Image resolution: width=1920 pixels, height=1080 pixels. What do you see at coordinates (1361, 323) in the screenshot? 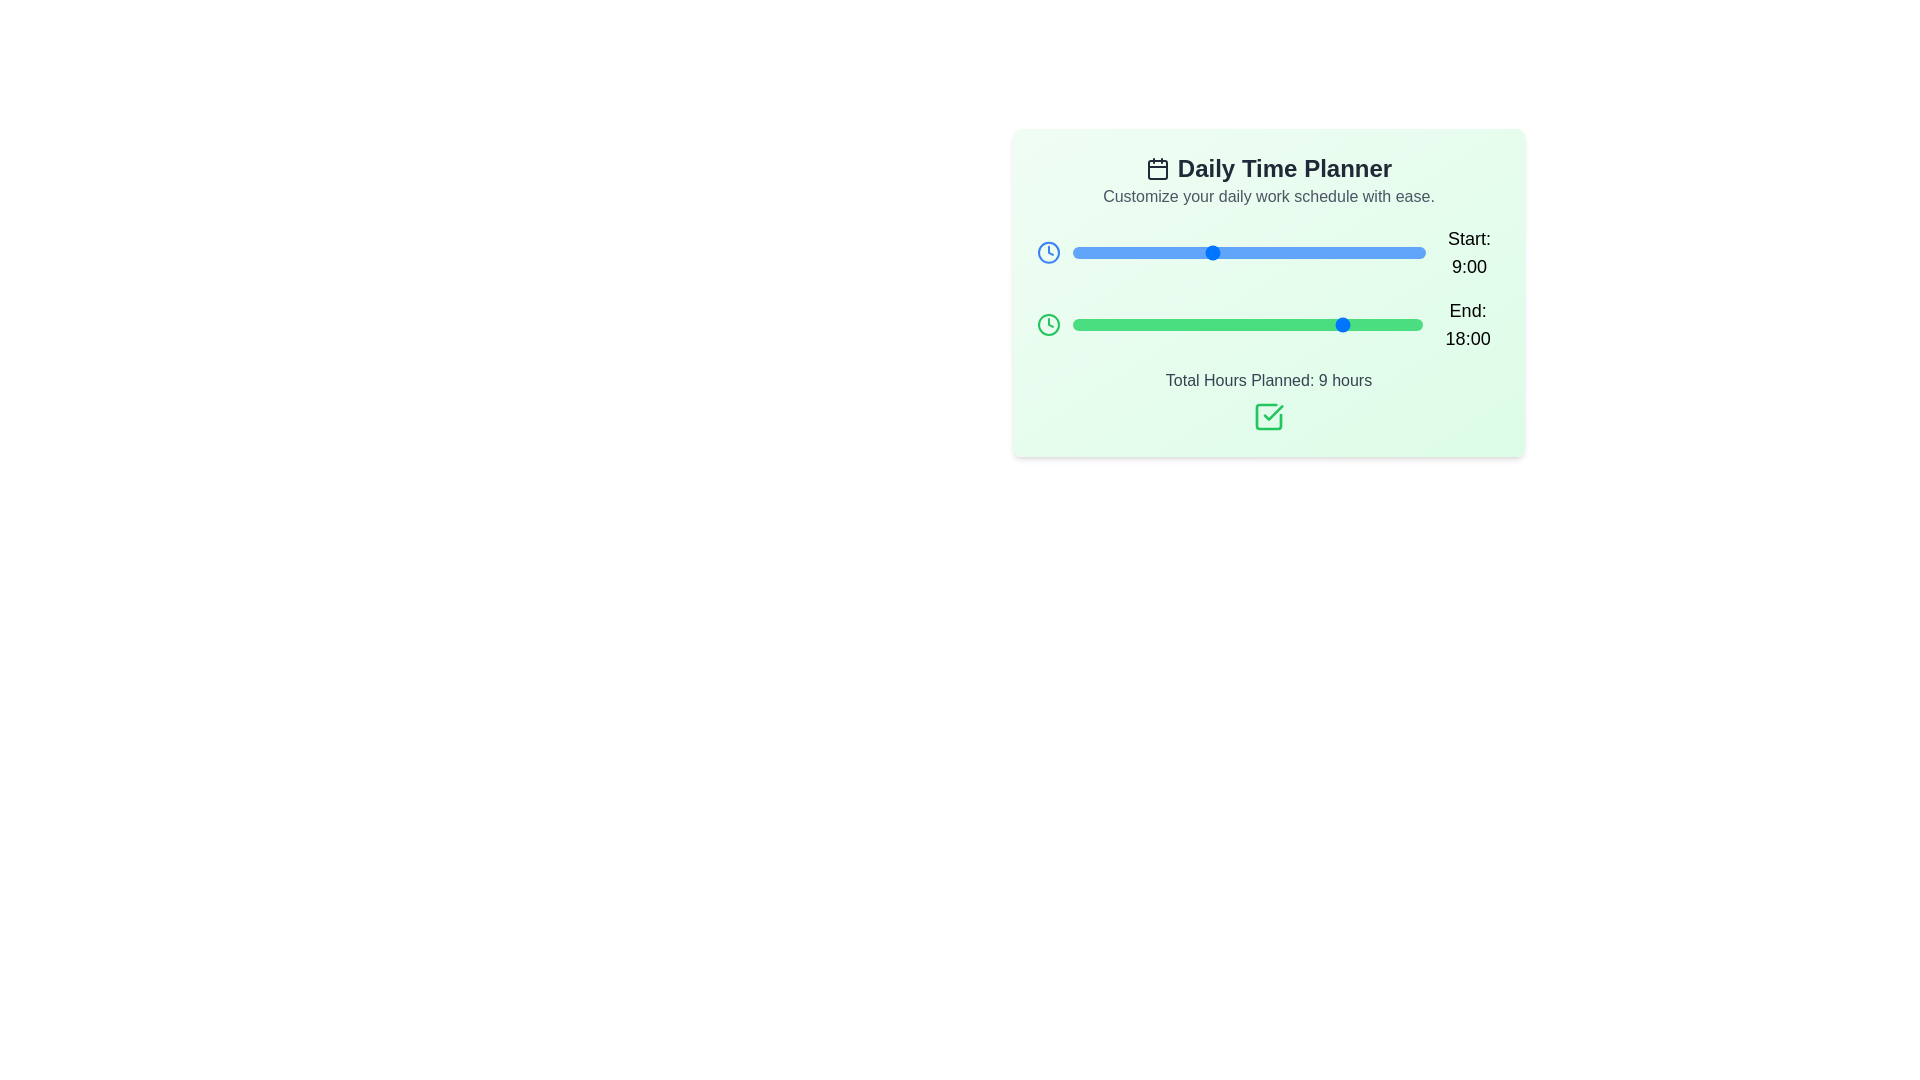
I see `the 'End' slider to set the end time to 19:00` at bounding box center [1361, 323].